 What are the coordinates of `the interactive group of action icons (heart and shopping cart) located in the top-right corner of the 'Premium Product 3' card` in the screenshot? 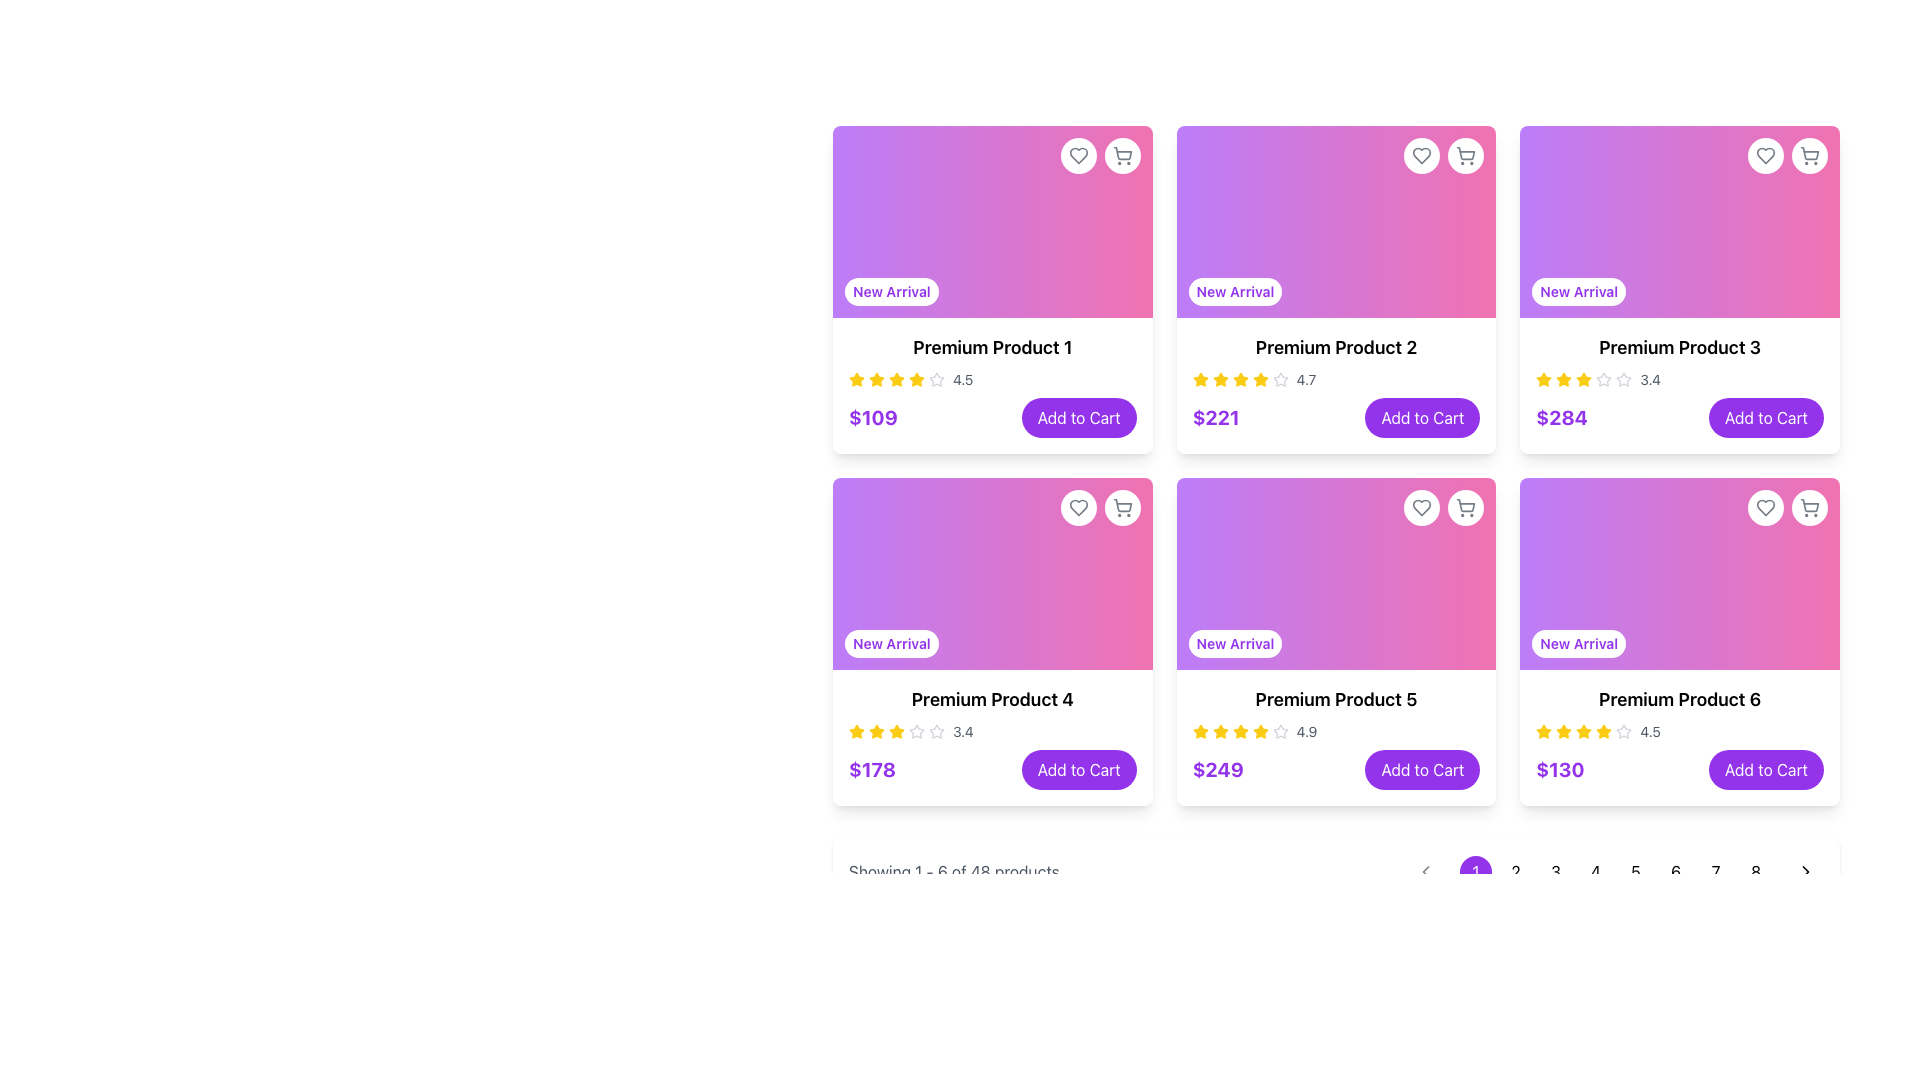 It's located at (1787, 154).